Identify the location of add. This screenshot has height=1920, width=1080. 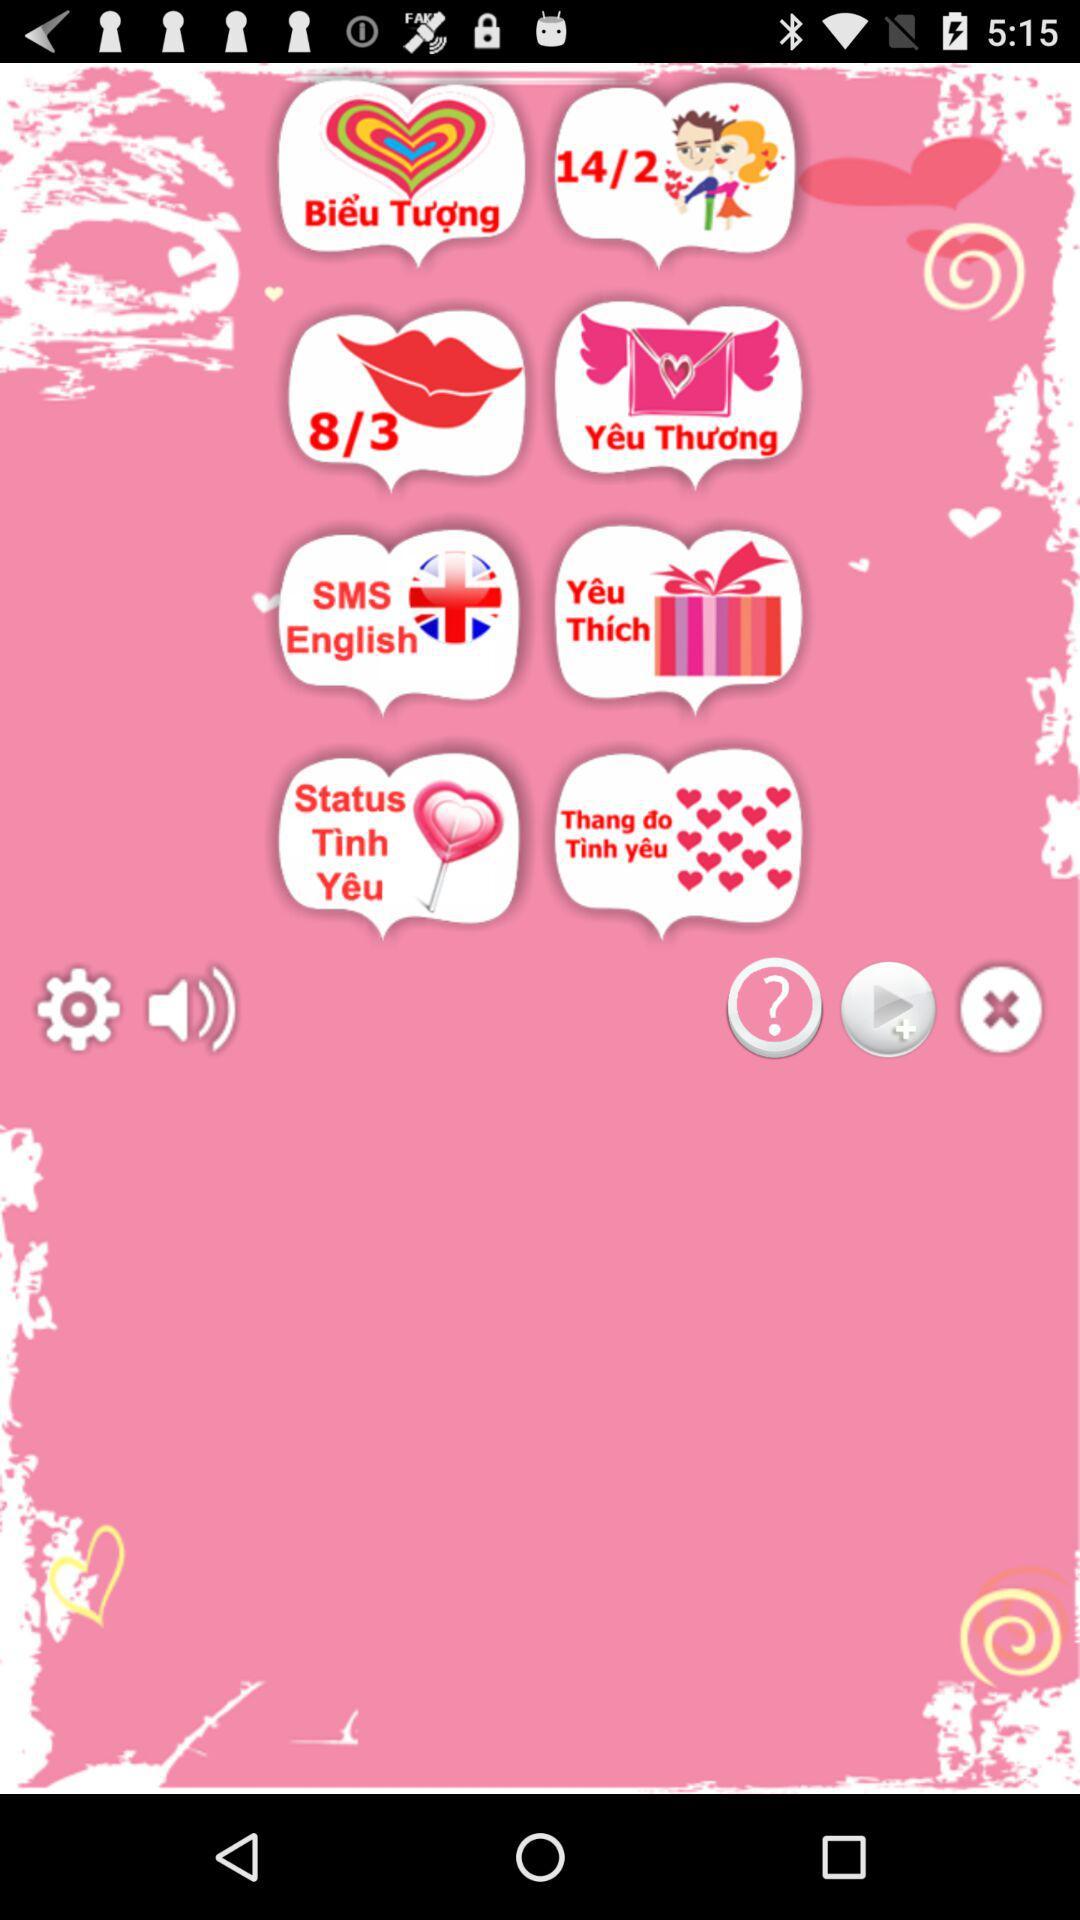
(1001, 1009).